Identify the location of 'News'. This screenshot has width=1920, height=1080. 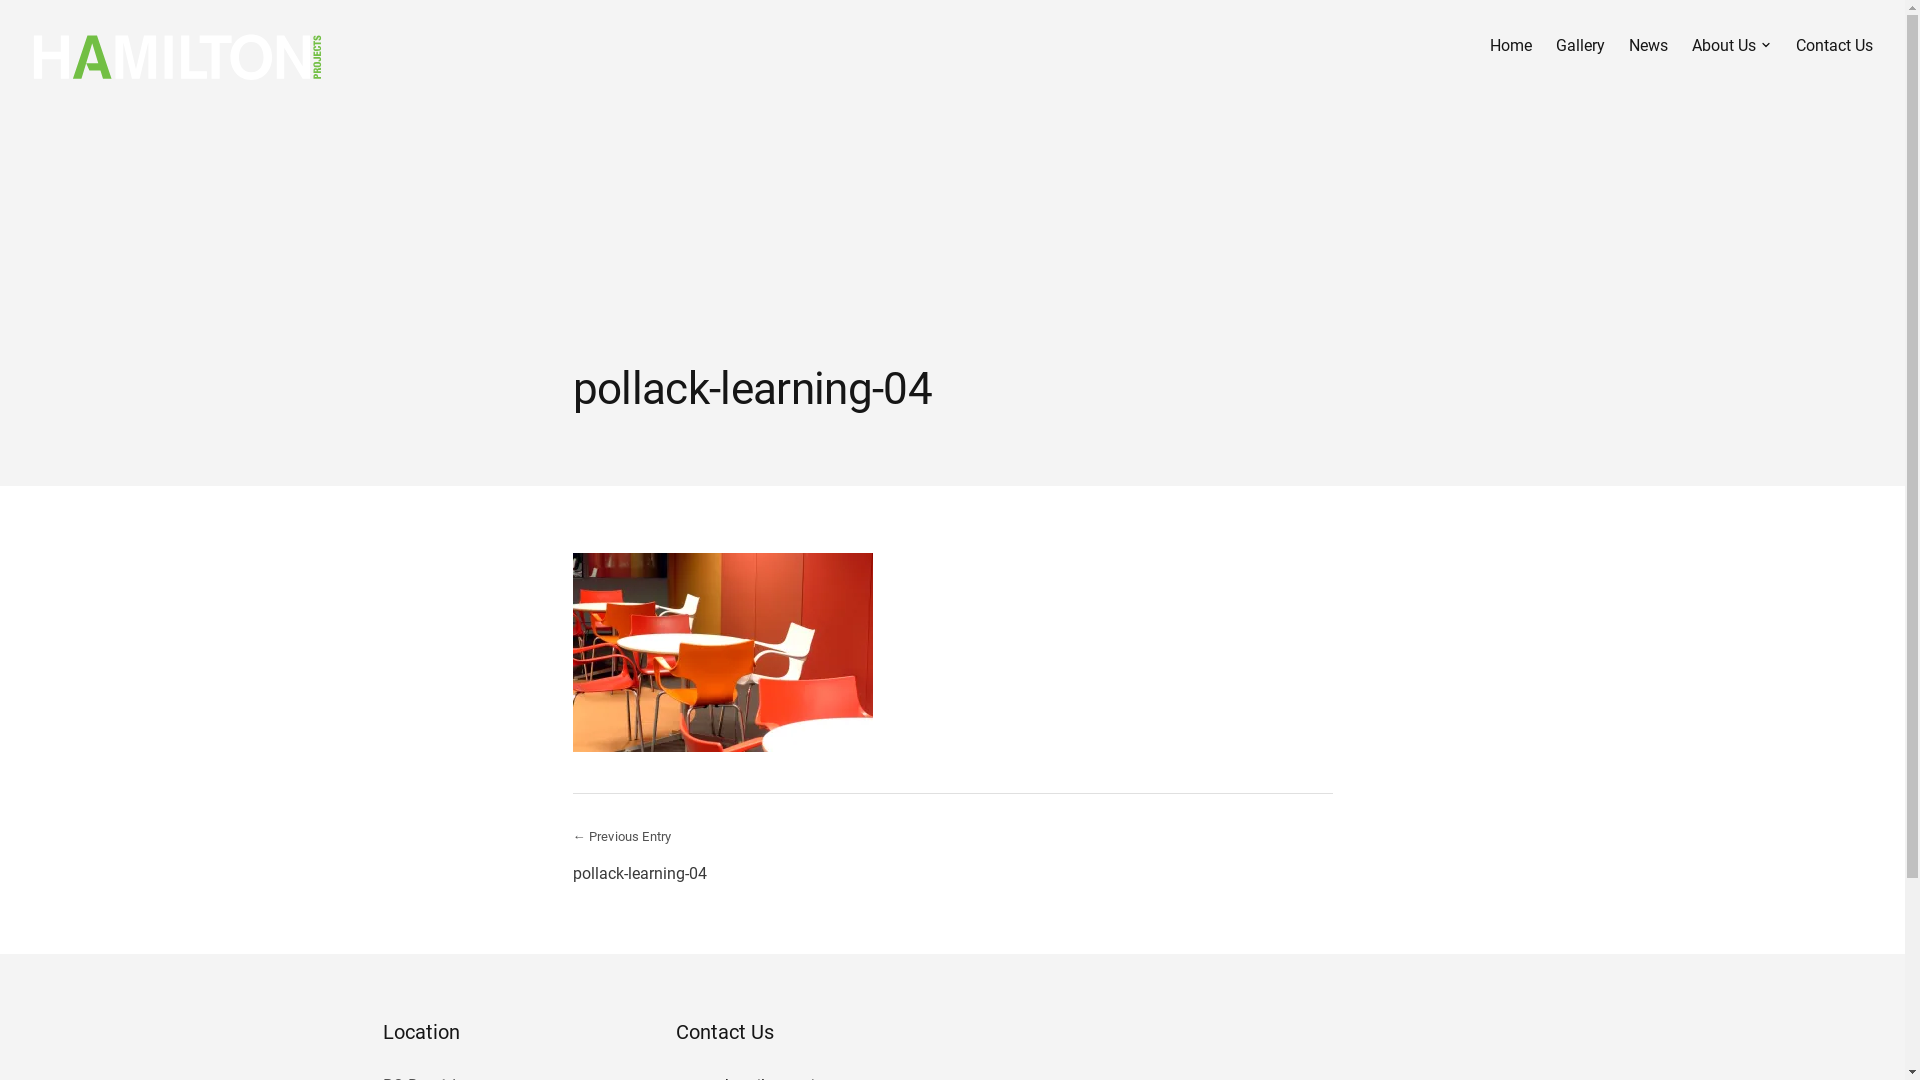
(1648, 45).